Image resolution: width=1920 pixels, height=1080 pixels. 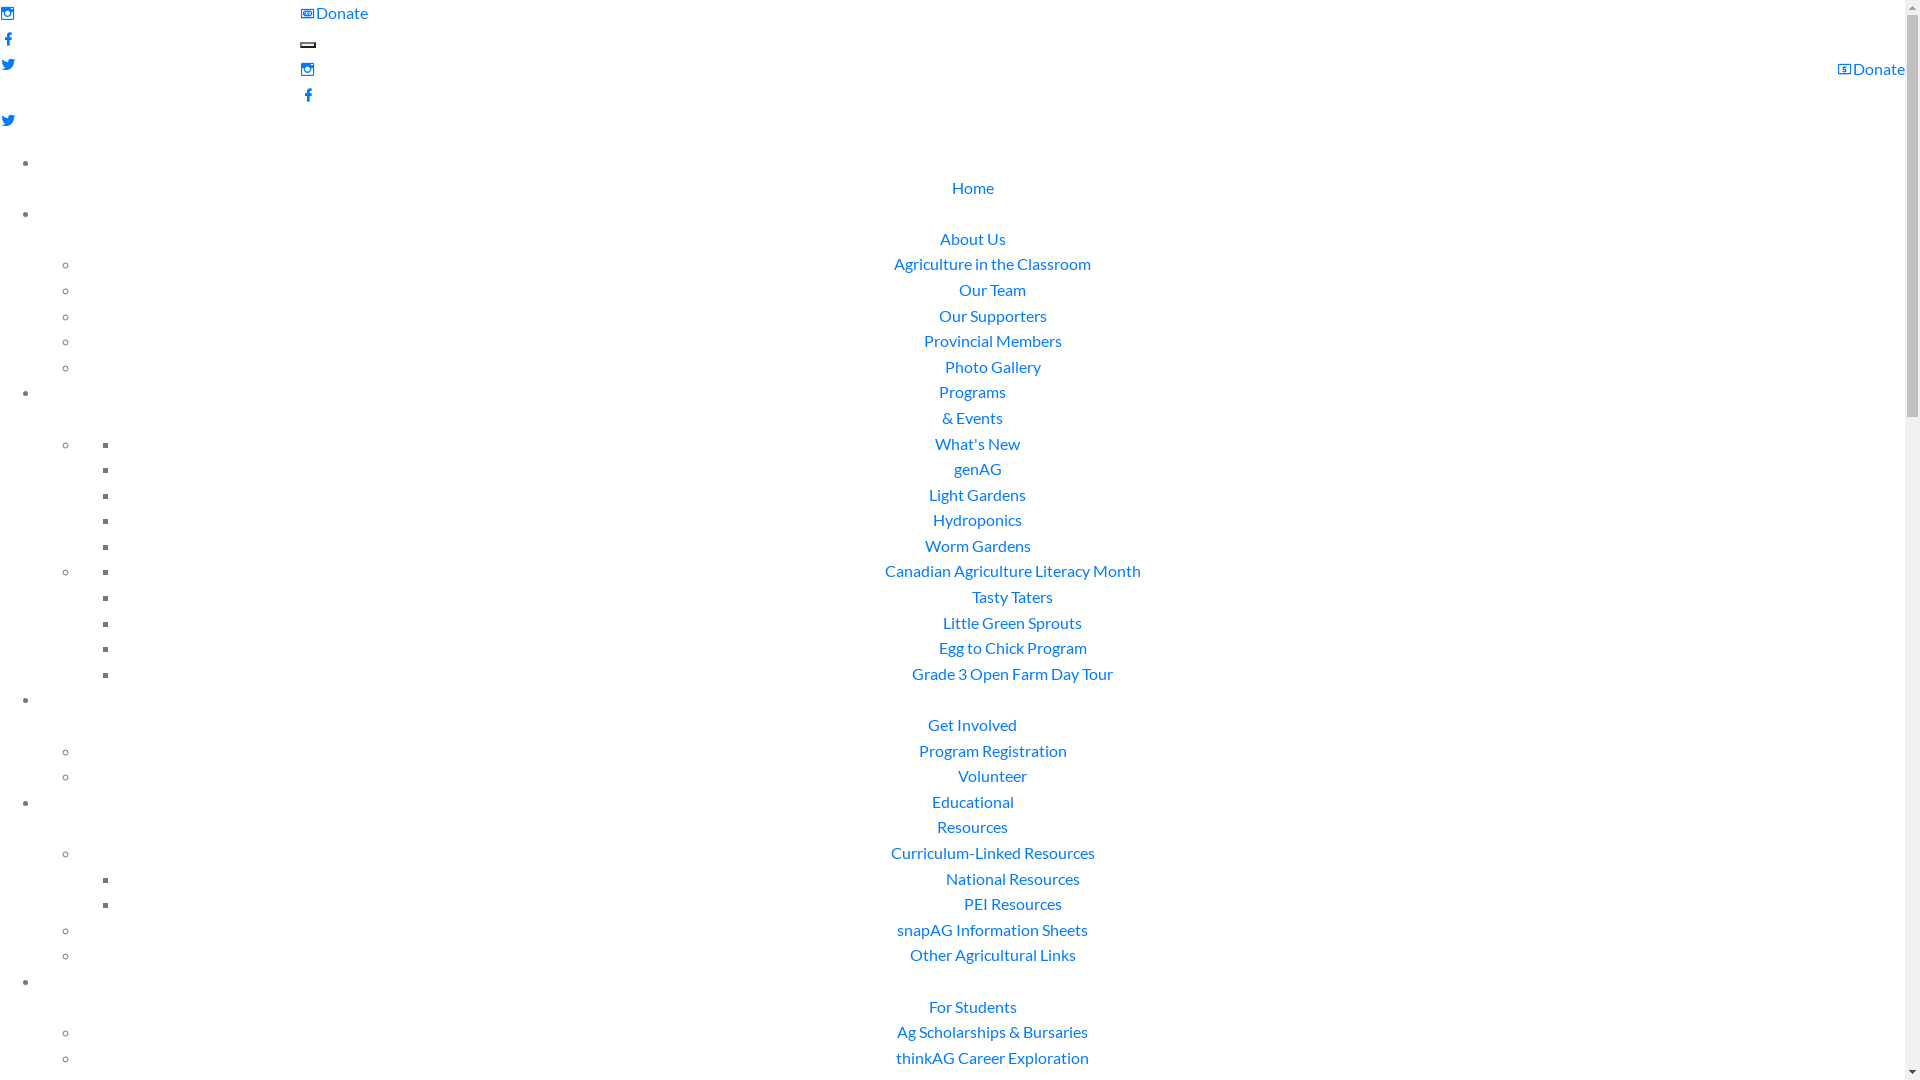 I want to click on 'About Us', so click(x=973, y=250).